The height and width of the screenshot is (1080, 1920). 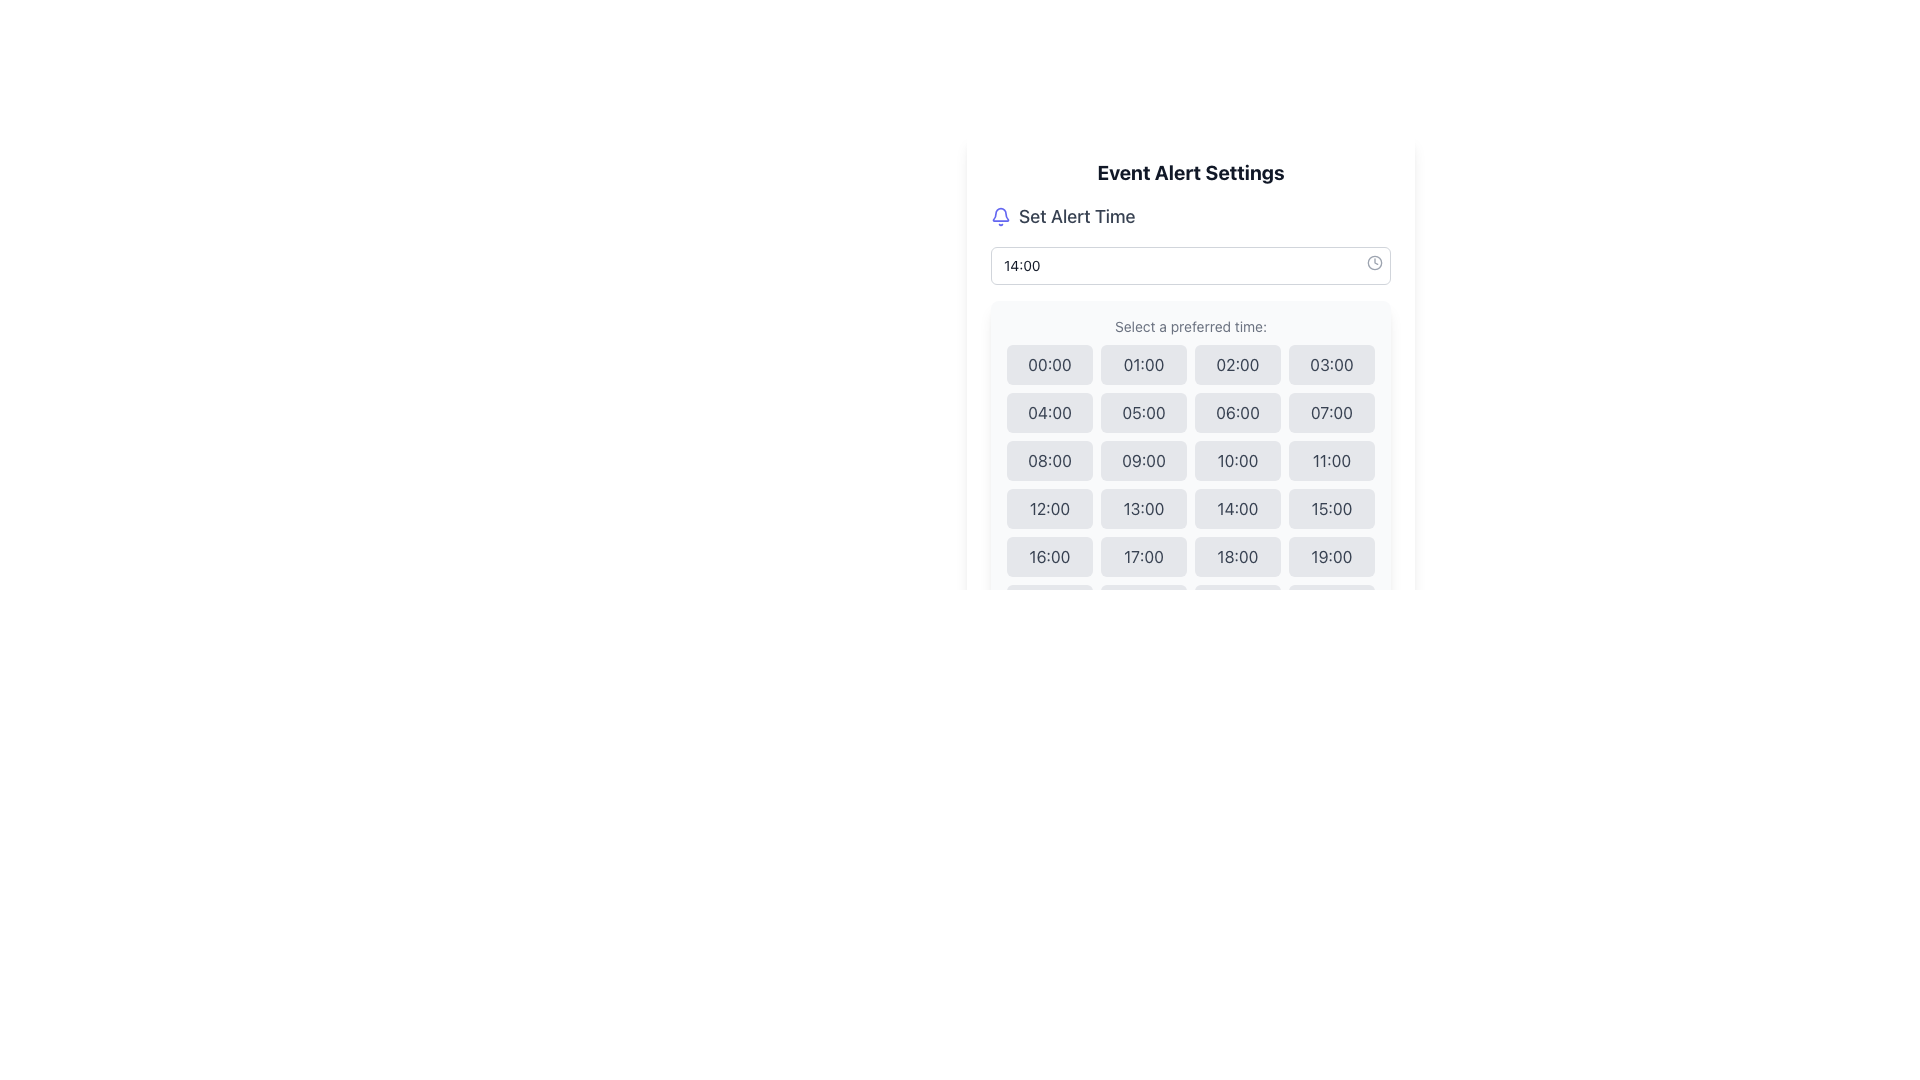 I want to click on the button that selects the time '08:00', located in the first column of the third row in a 4-column grid layout, so click(x=1049, y=461).